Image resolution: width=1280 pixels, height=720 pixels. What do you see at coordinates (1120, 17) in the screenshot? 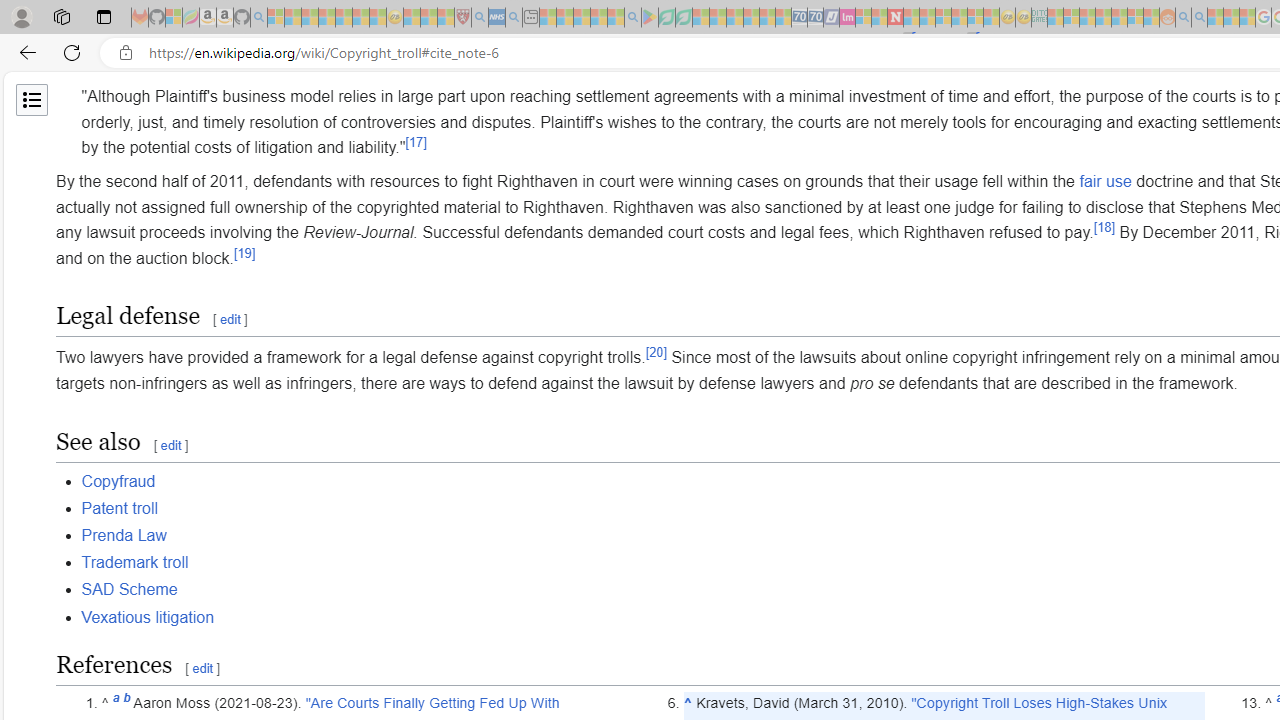
I see `'Kinda Frugal - MSN - Sleeping'` at bounding box center [1120, 17].